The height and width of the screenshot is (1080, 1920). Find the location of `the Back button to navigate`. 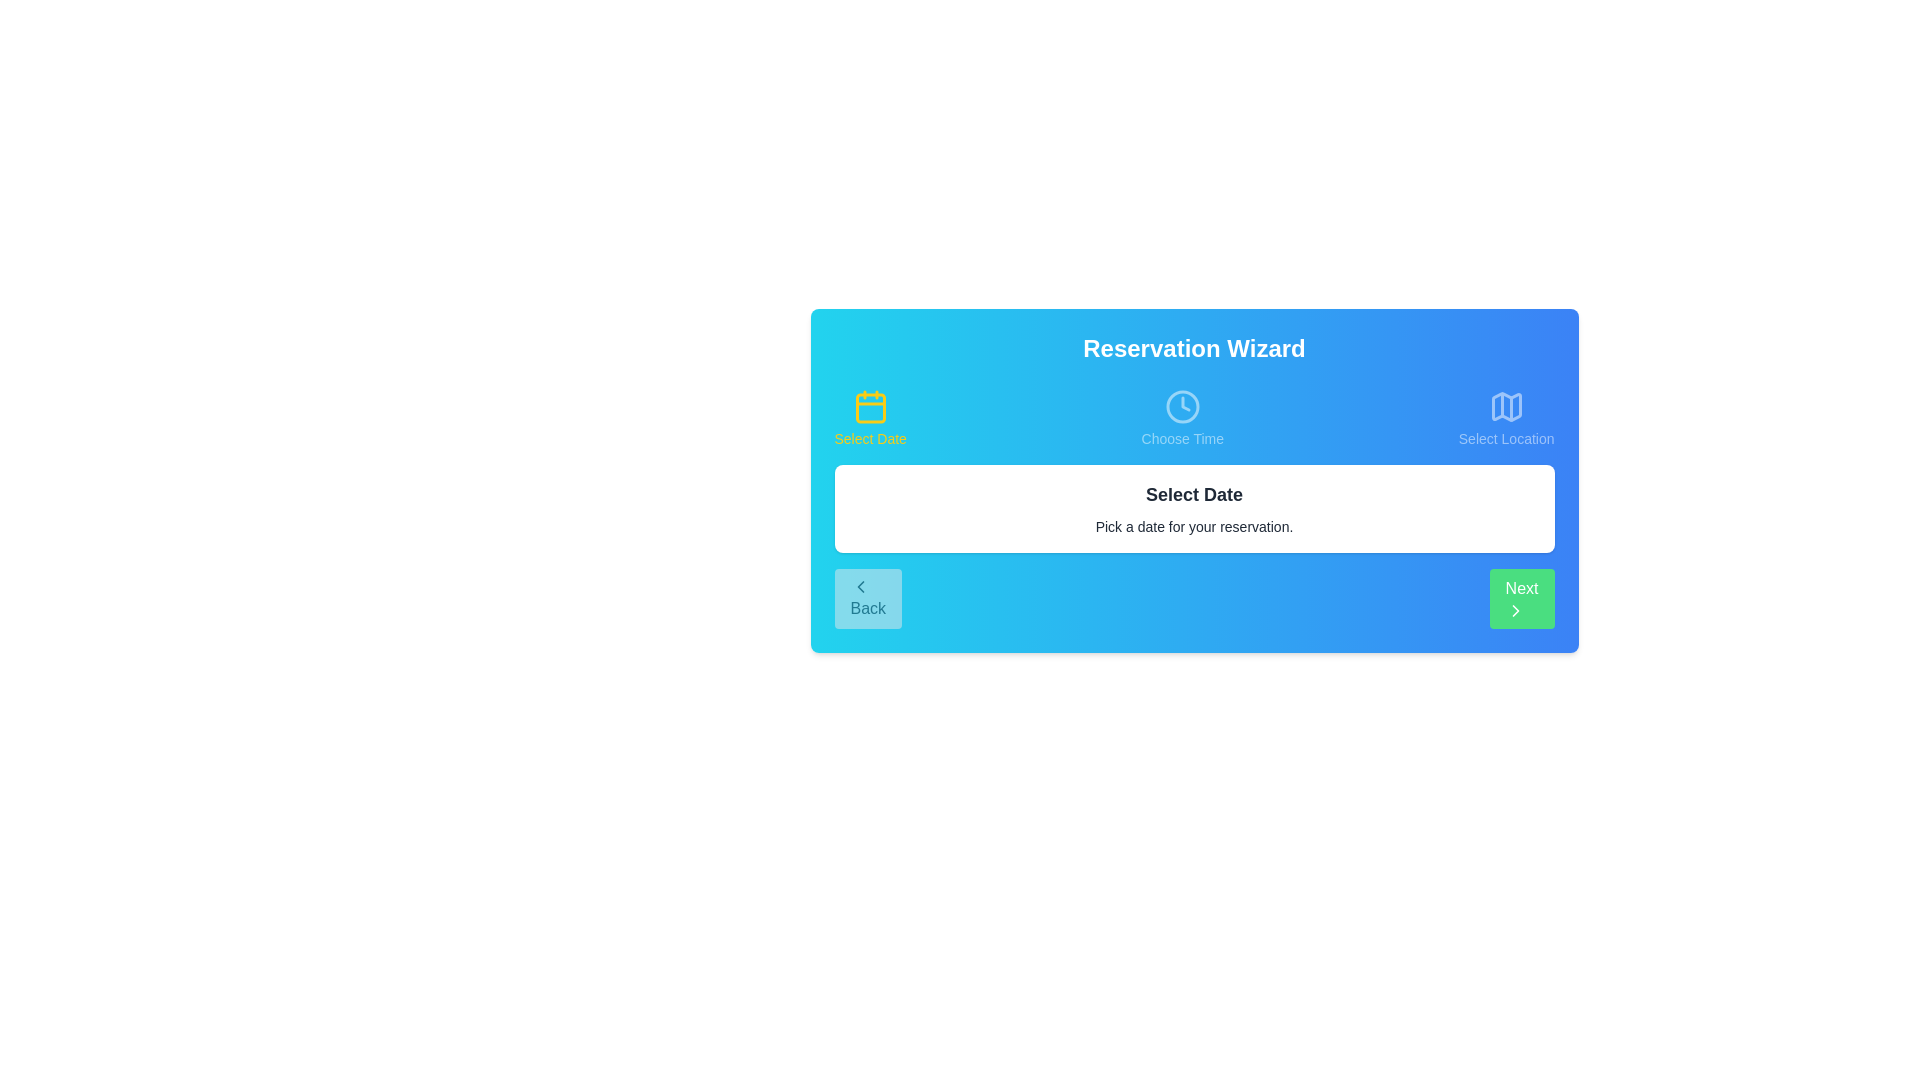

the Back button to navigate is located at coordinates (868, 597).